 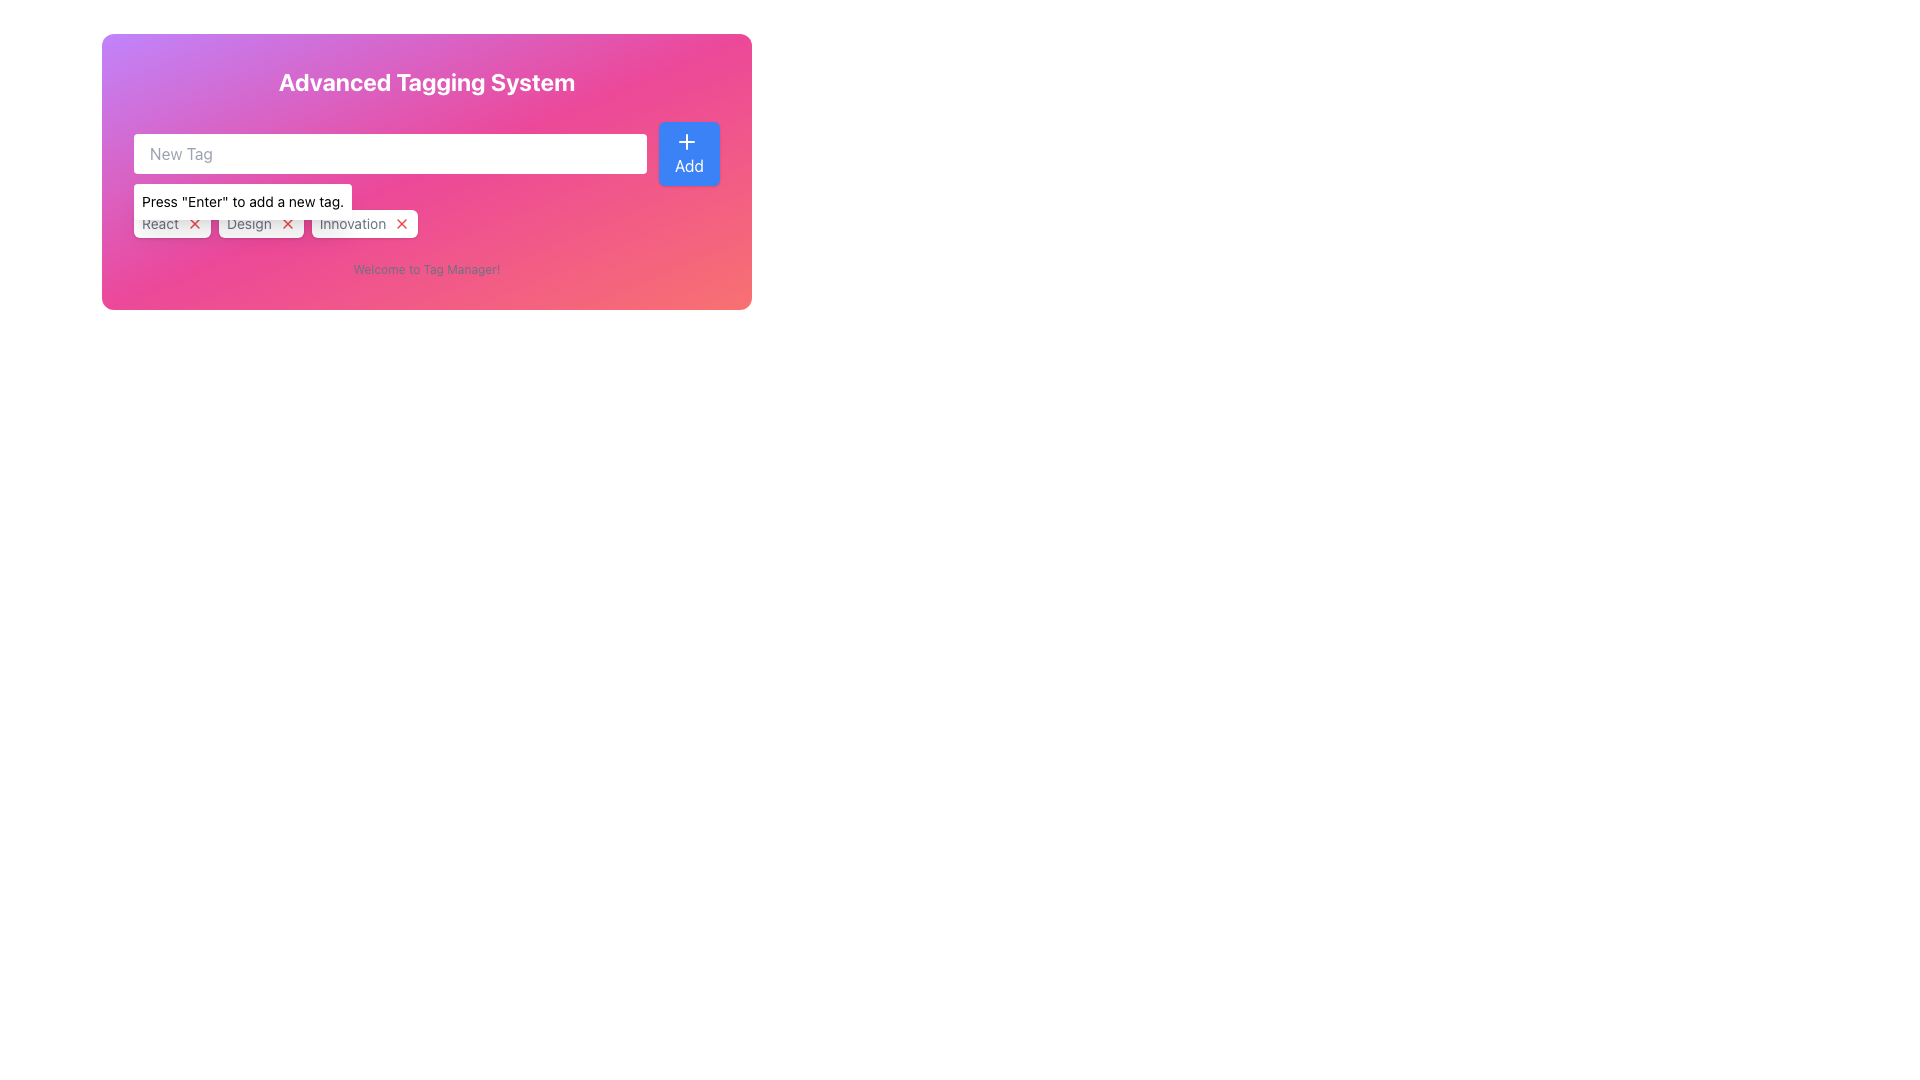 I want to click on the button icon located to the right of the 'Innovation' tag, so click(x=401, y=223).